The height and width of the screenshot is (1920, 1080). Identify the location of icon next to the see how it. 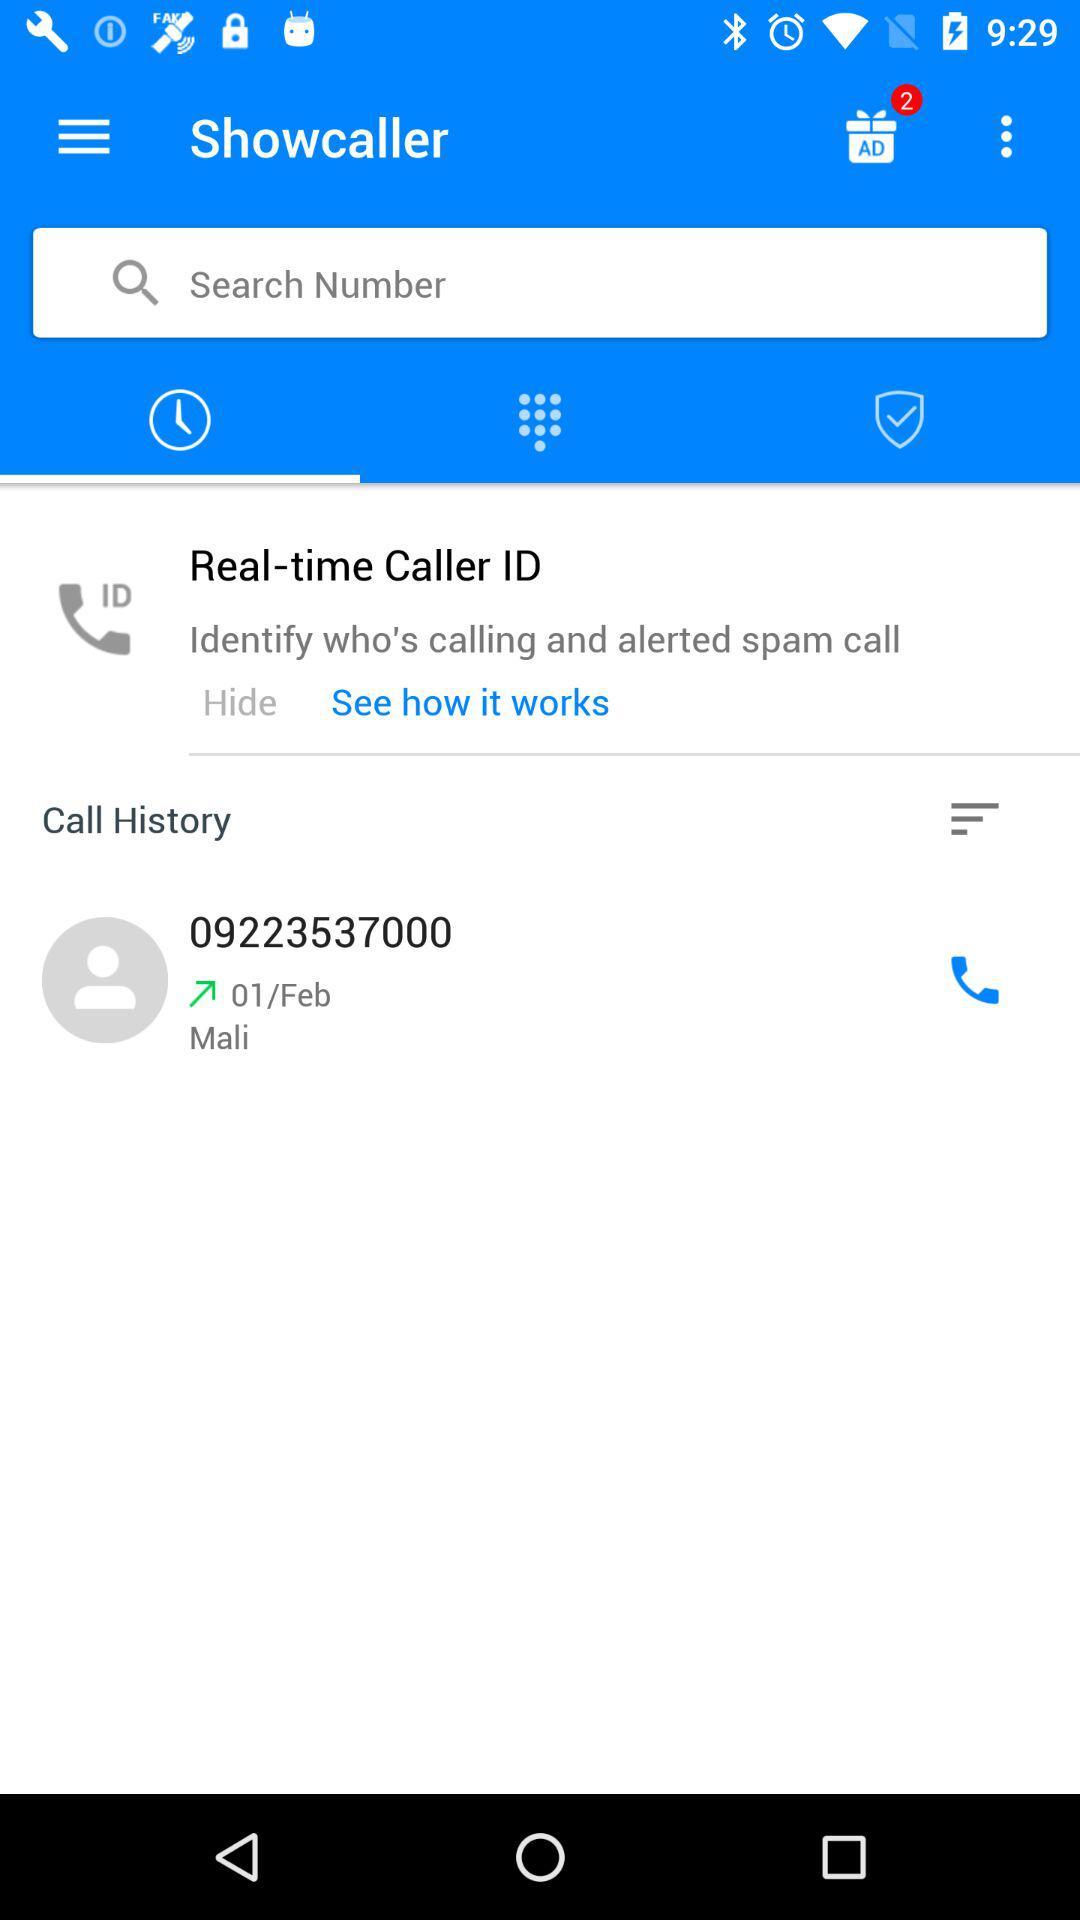
(238, 701).